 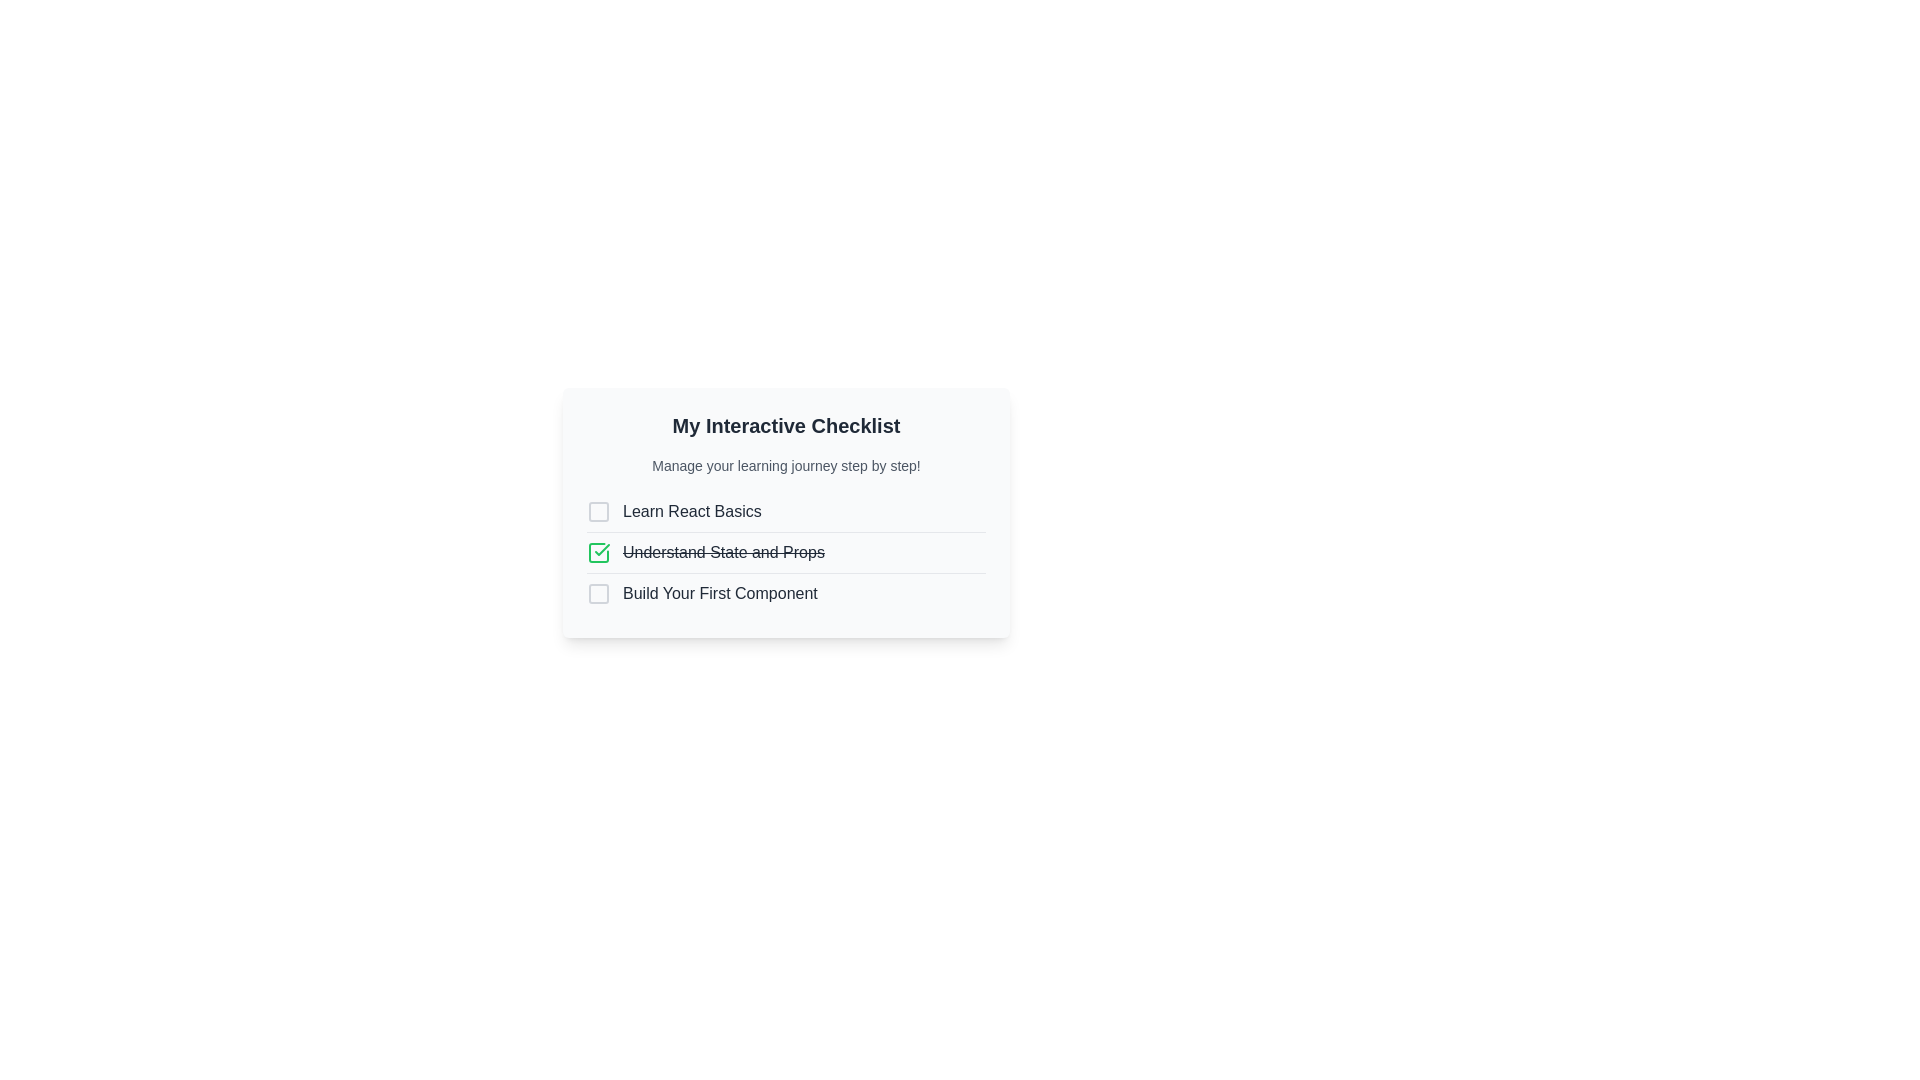 I want to click on the checkbox of the completed task item 'Understand State and Props' in the checklist, so click(x=785, y=552).